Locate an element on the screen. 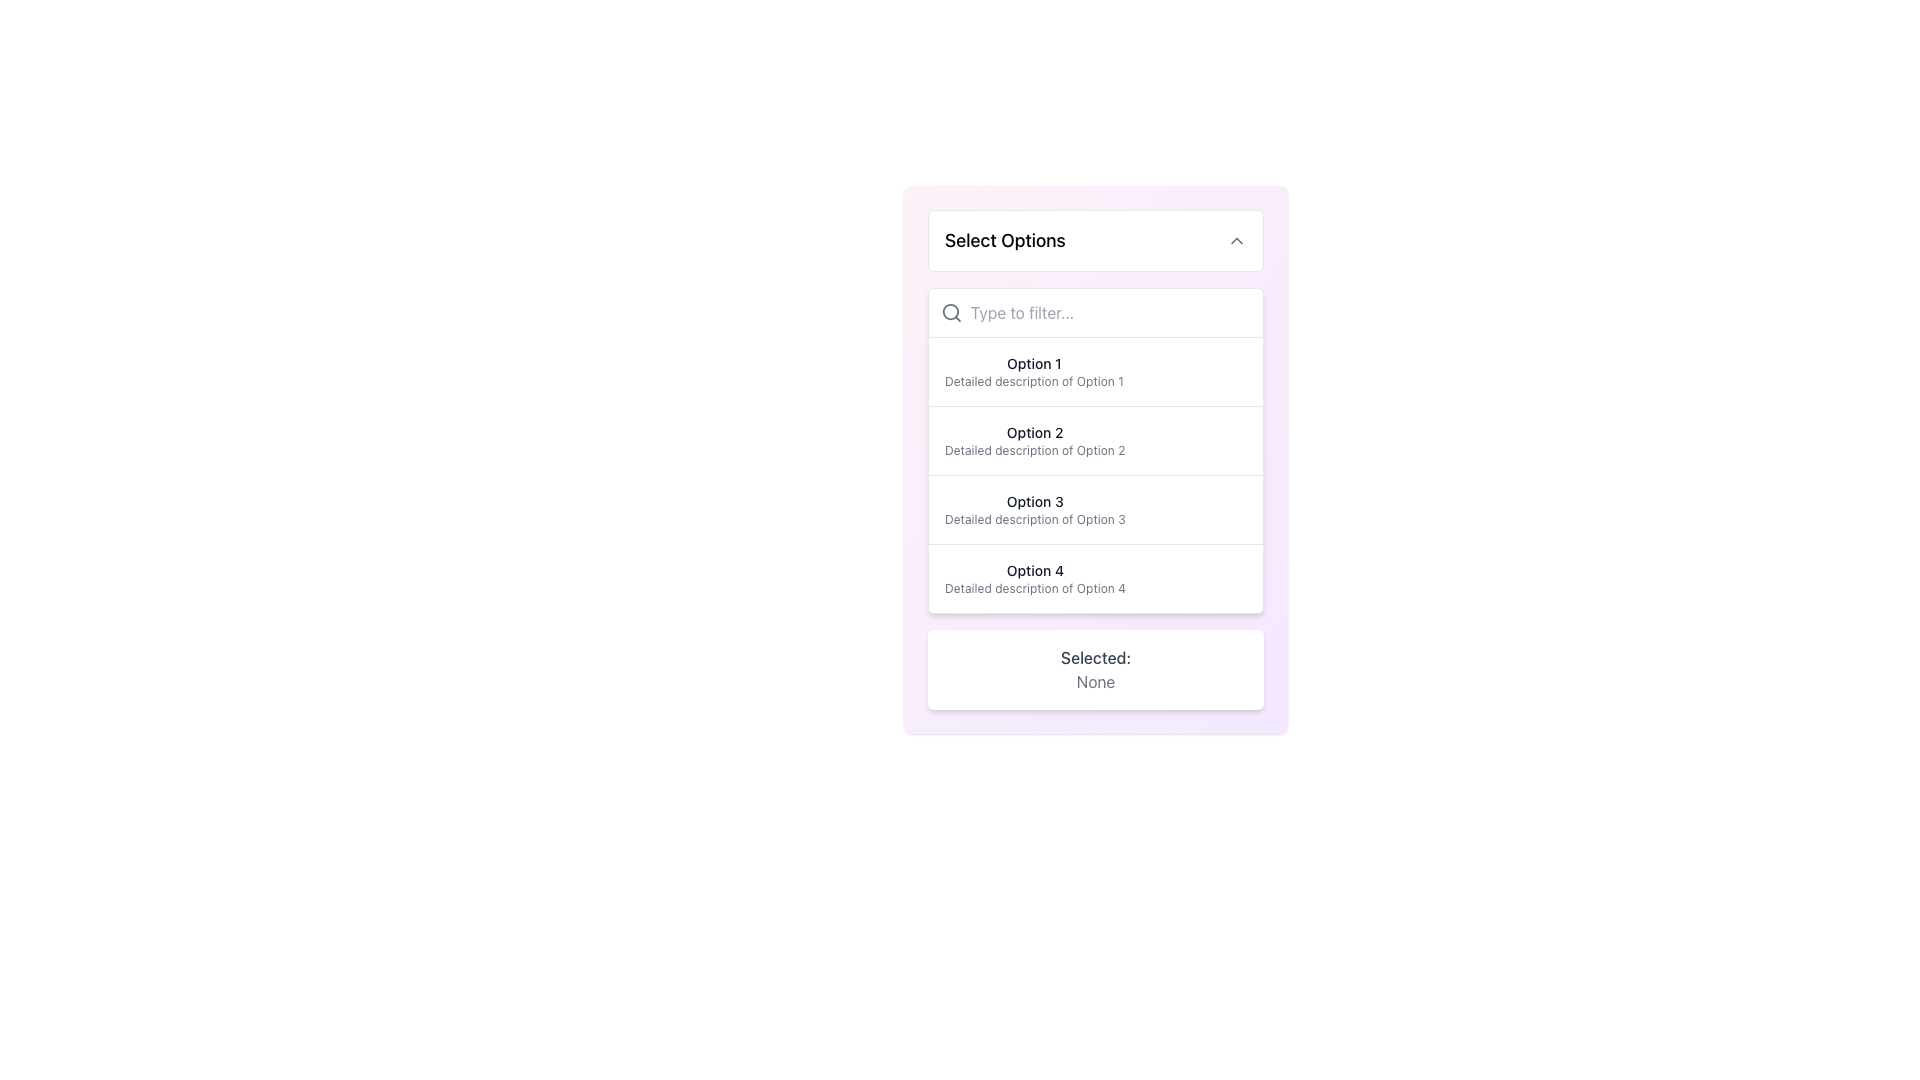  description of the Text label providing details about 'Option 1' located in the dropdown selection panel, which is positioned below the header 'Option 1' is located at coordinates (1034, 381).